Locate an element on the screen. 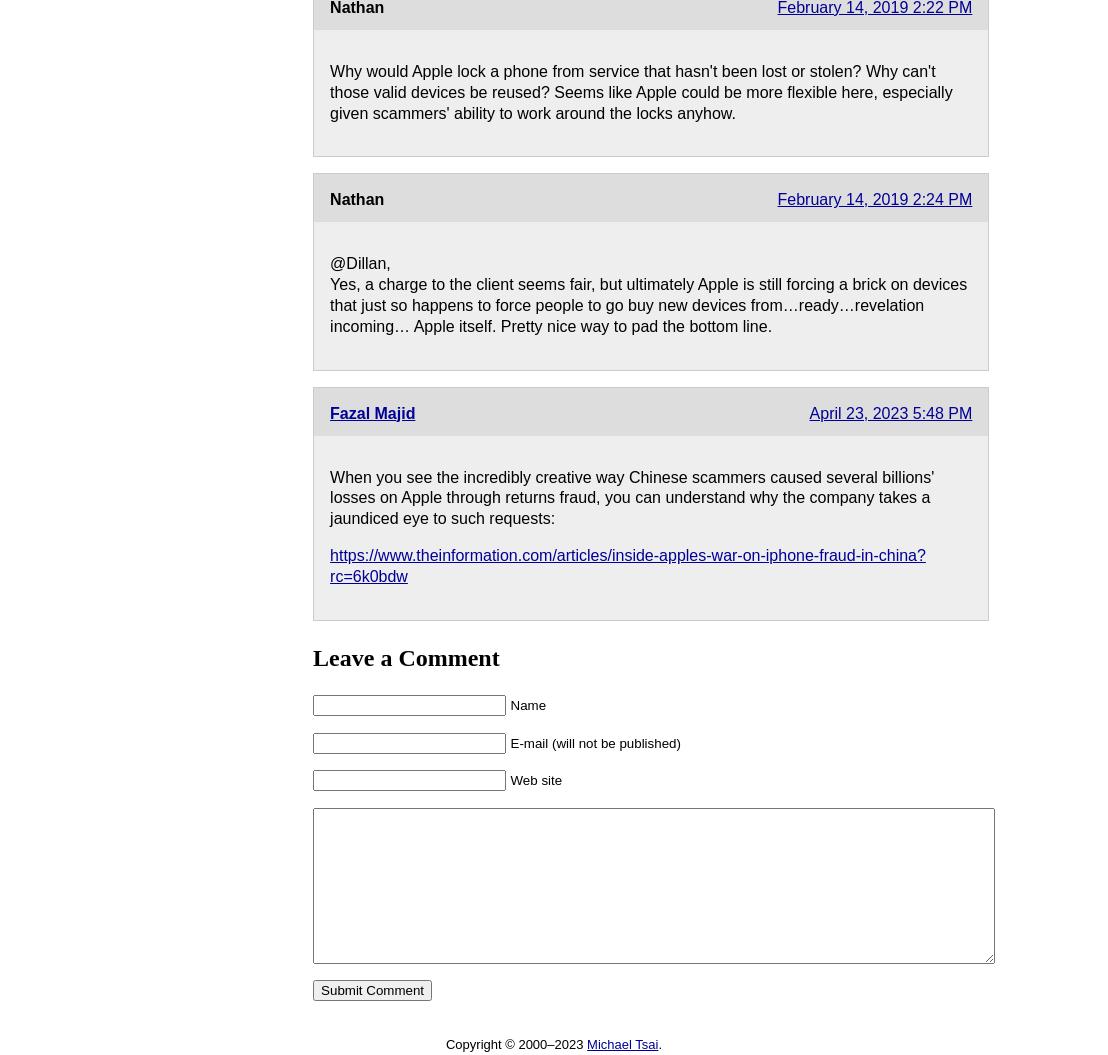 The image size is (1108, 1055). 'Nathan' is located at coordinates (328, 198).